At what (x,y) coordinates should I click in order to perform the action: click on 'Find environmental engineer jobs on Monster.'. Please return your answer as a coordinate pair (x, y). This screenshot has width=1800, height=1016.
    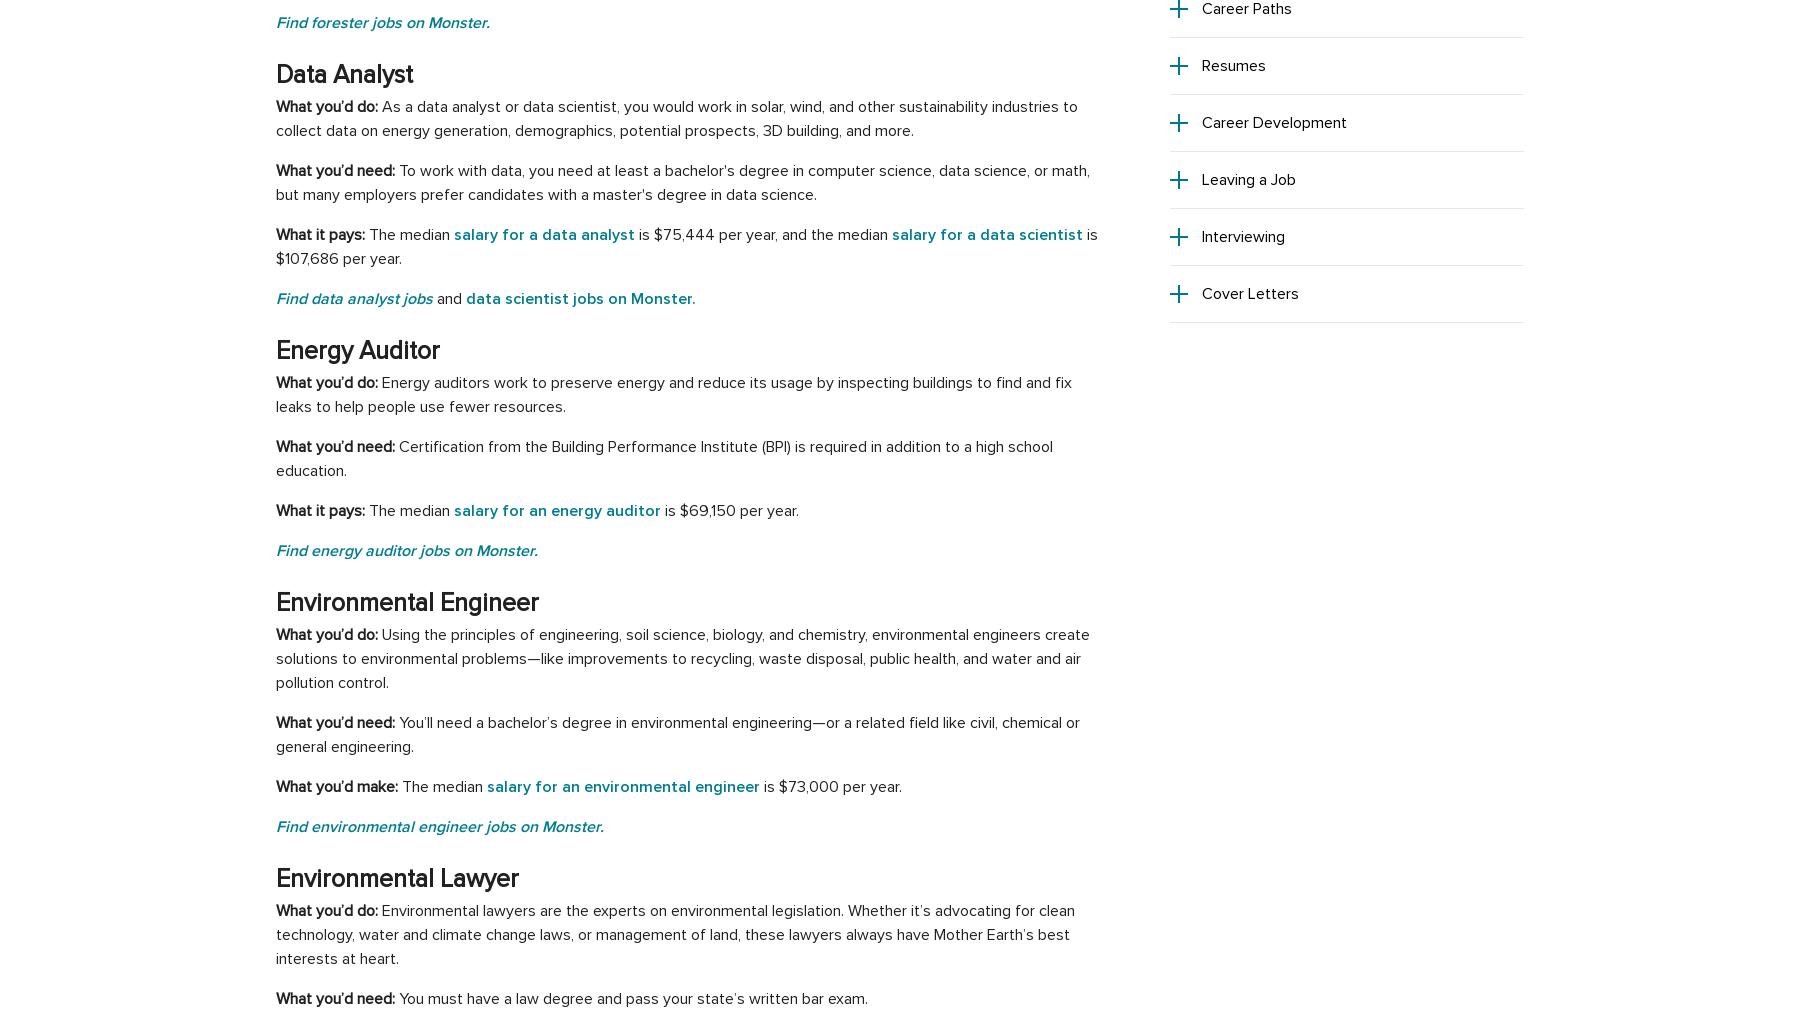
    Looking at the image, I should click on (274, 827).